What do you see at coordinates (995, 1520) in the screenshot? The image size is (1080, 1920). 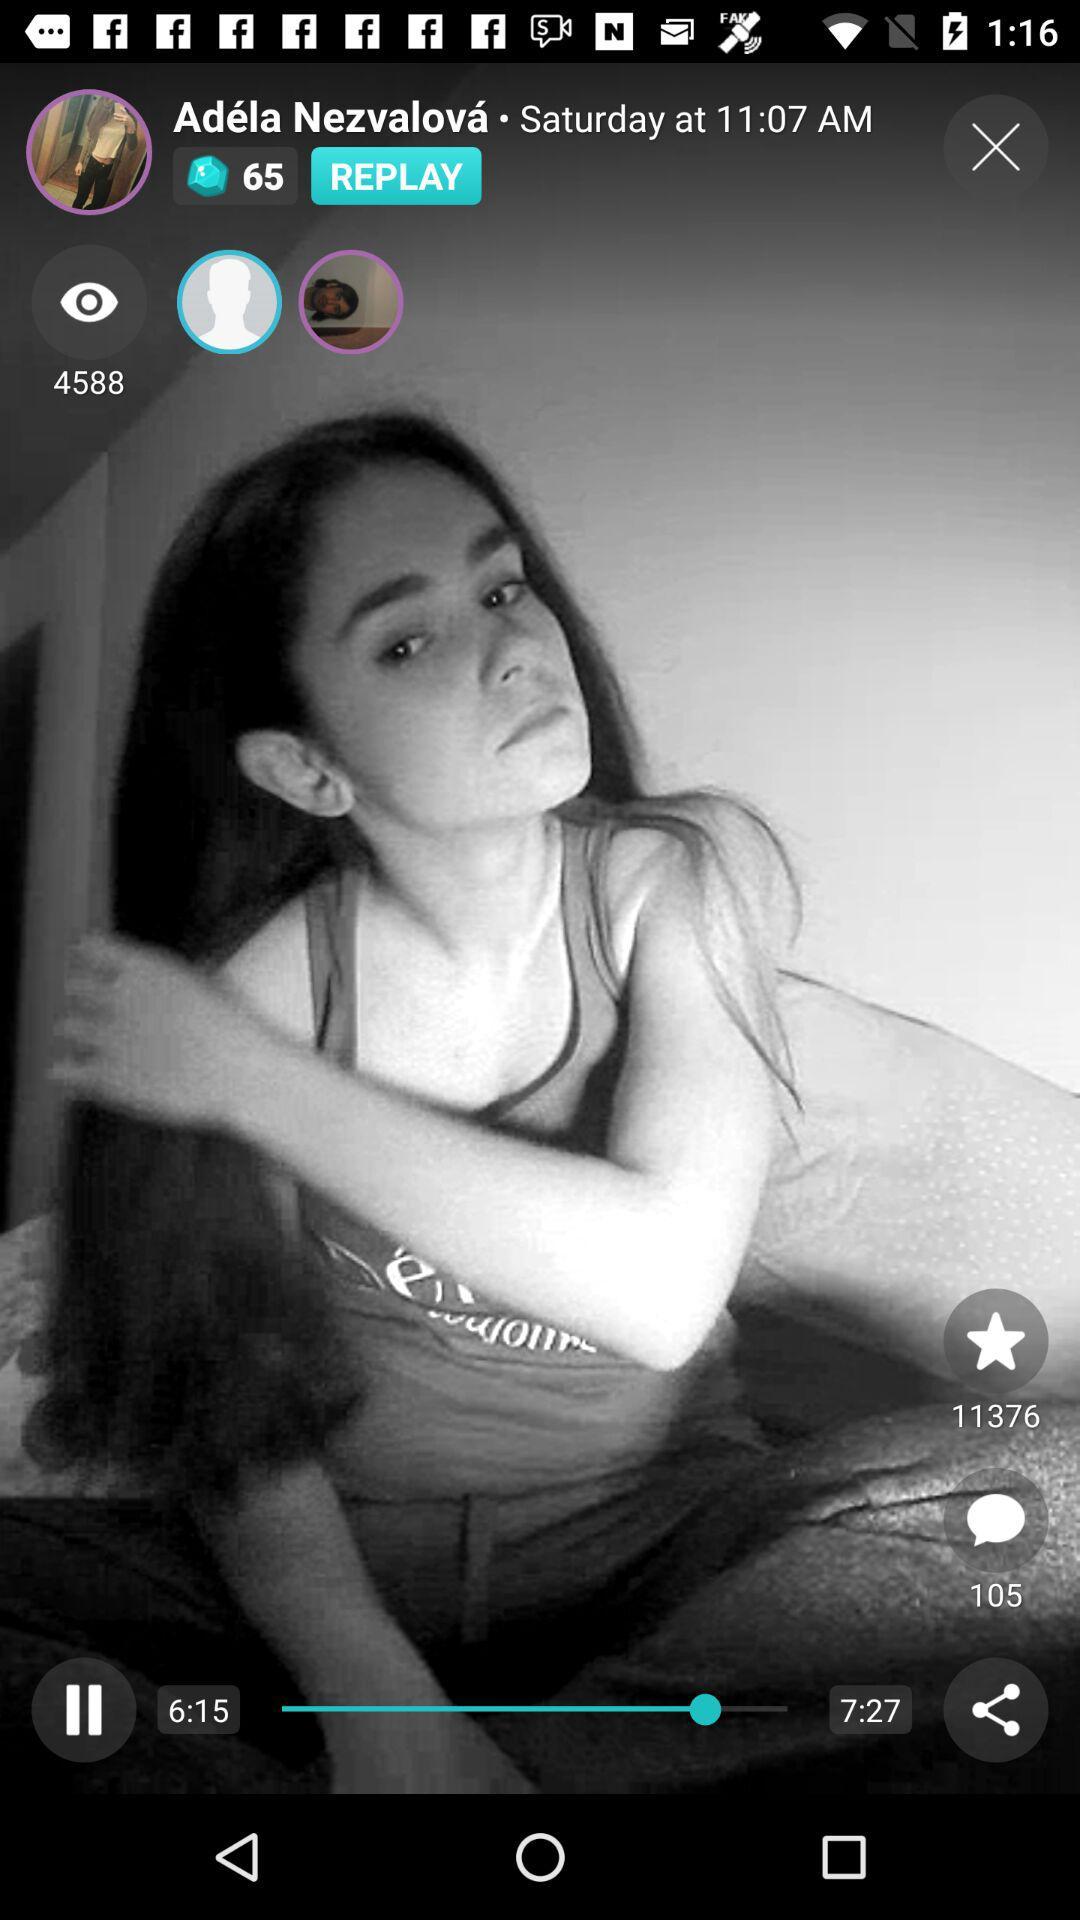 I see `messages` at bounding box center [995, 1520].